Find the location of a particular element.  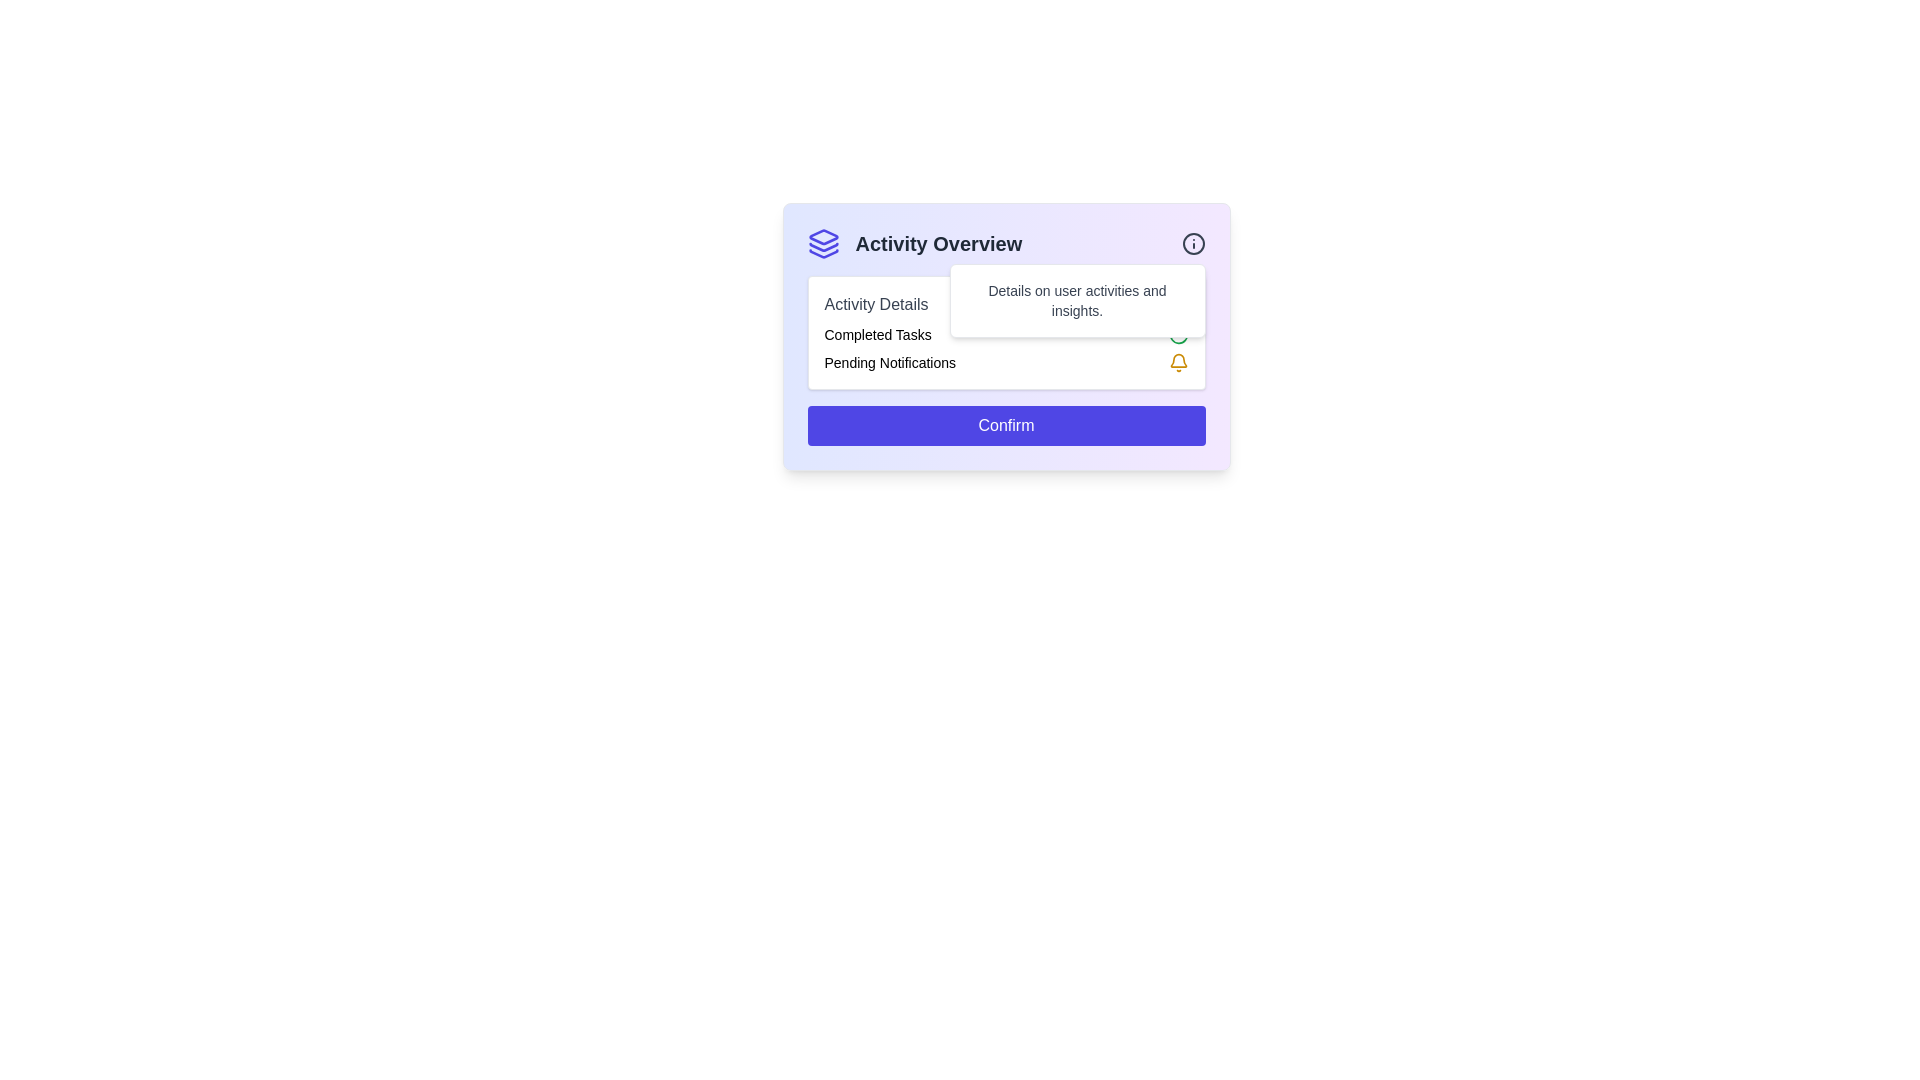

the text label displaying 'Pending Notifications' in the light green section of the card interface under 'Activity Overview' is located at coordinates (889, 362).